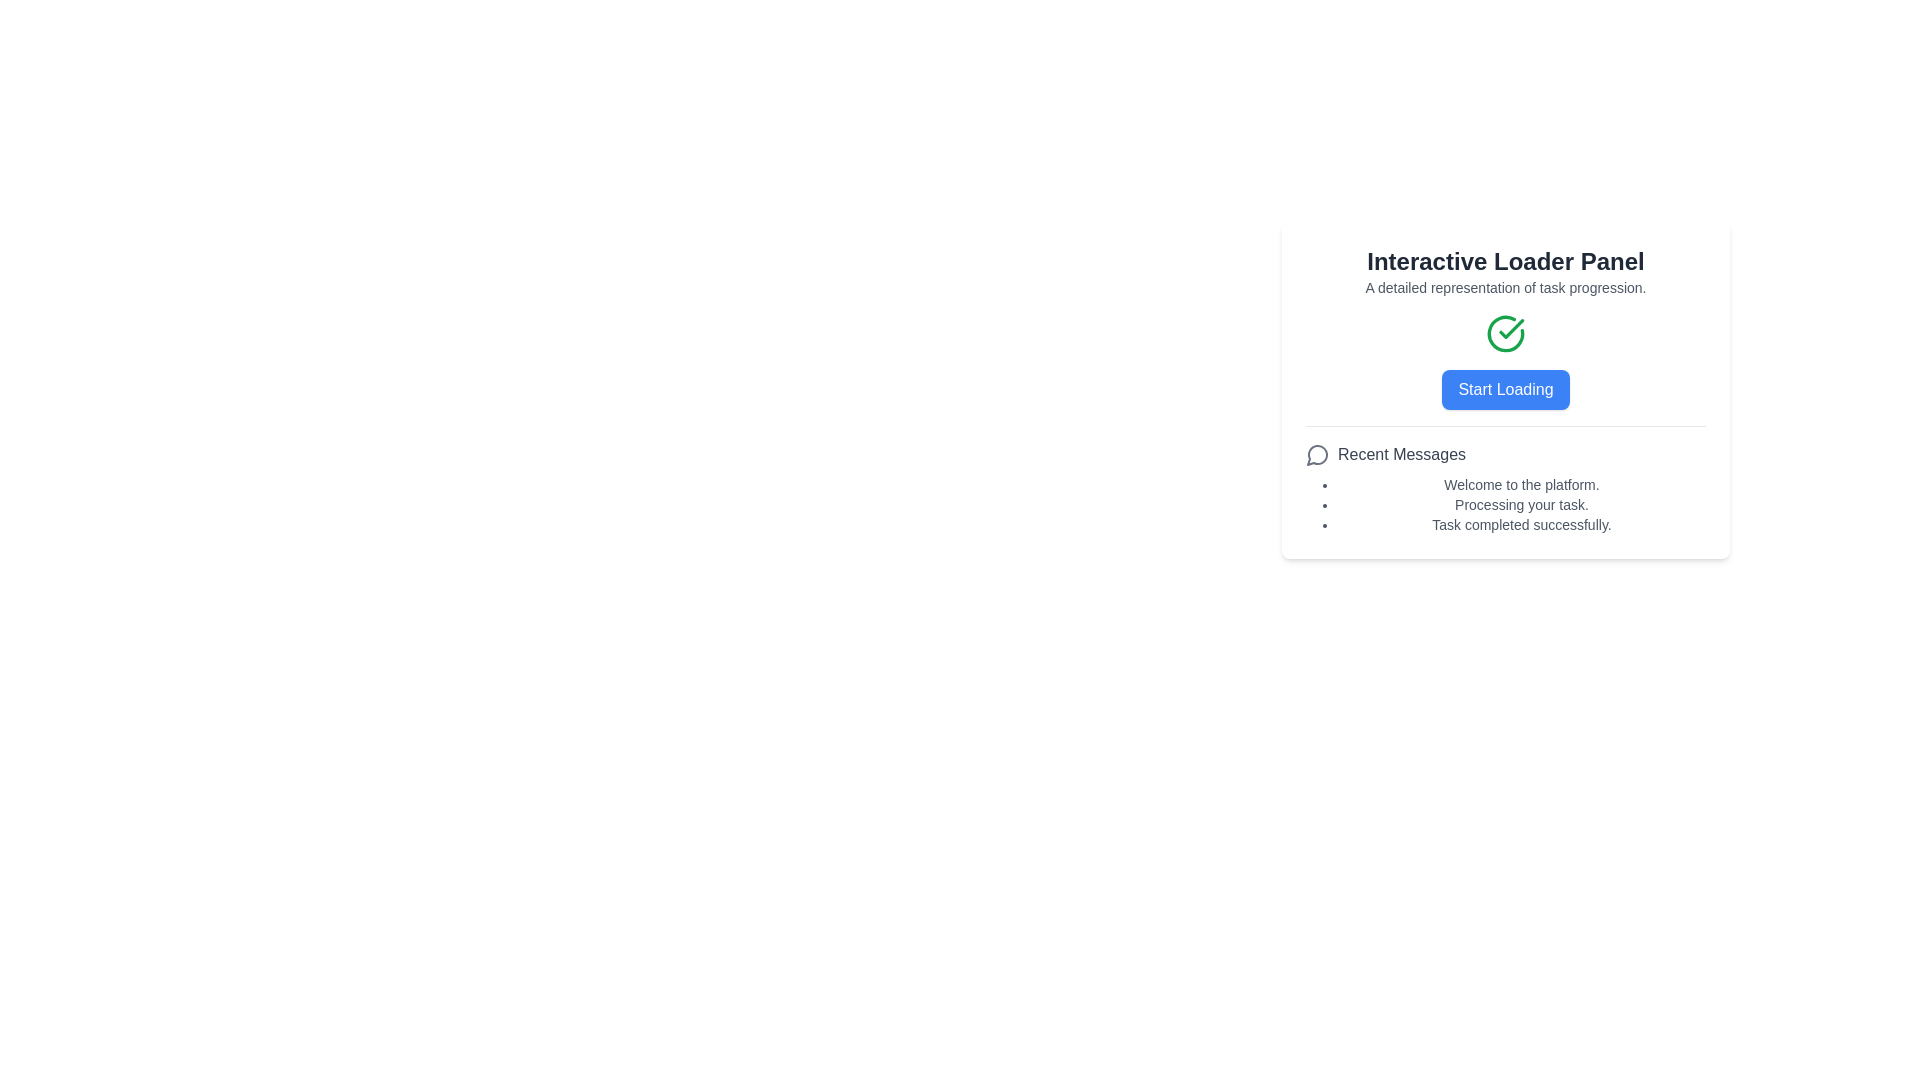 This screenshot has width=1920, height=1080. What do you see at coordinates (1520, 504) in the screenshot?
I see `the text 'Processing your task.' which is the second item in the bulleted list under 'Recent Messages' in the right-side panel` at bounding box center [1520, 504].